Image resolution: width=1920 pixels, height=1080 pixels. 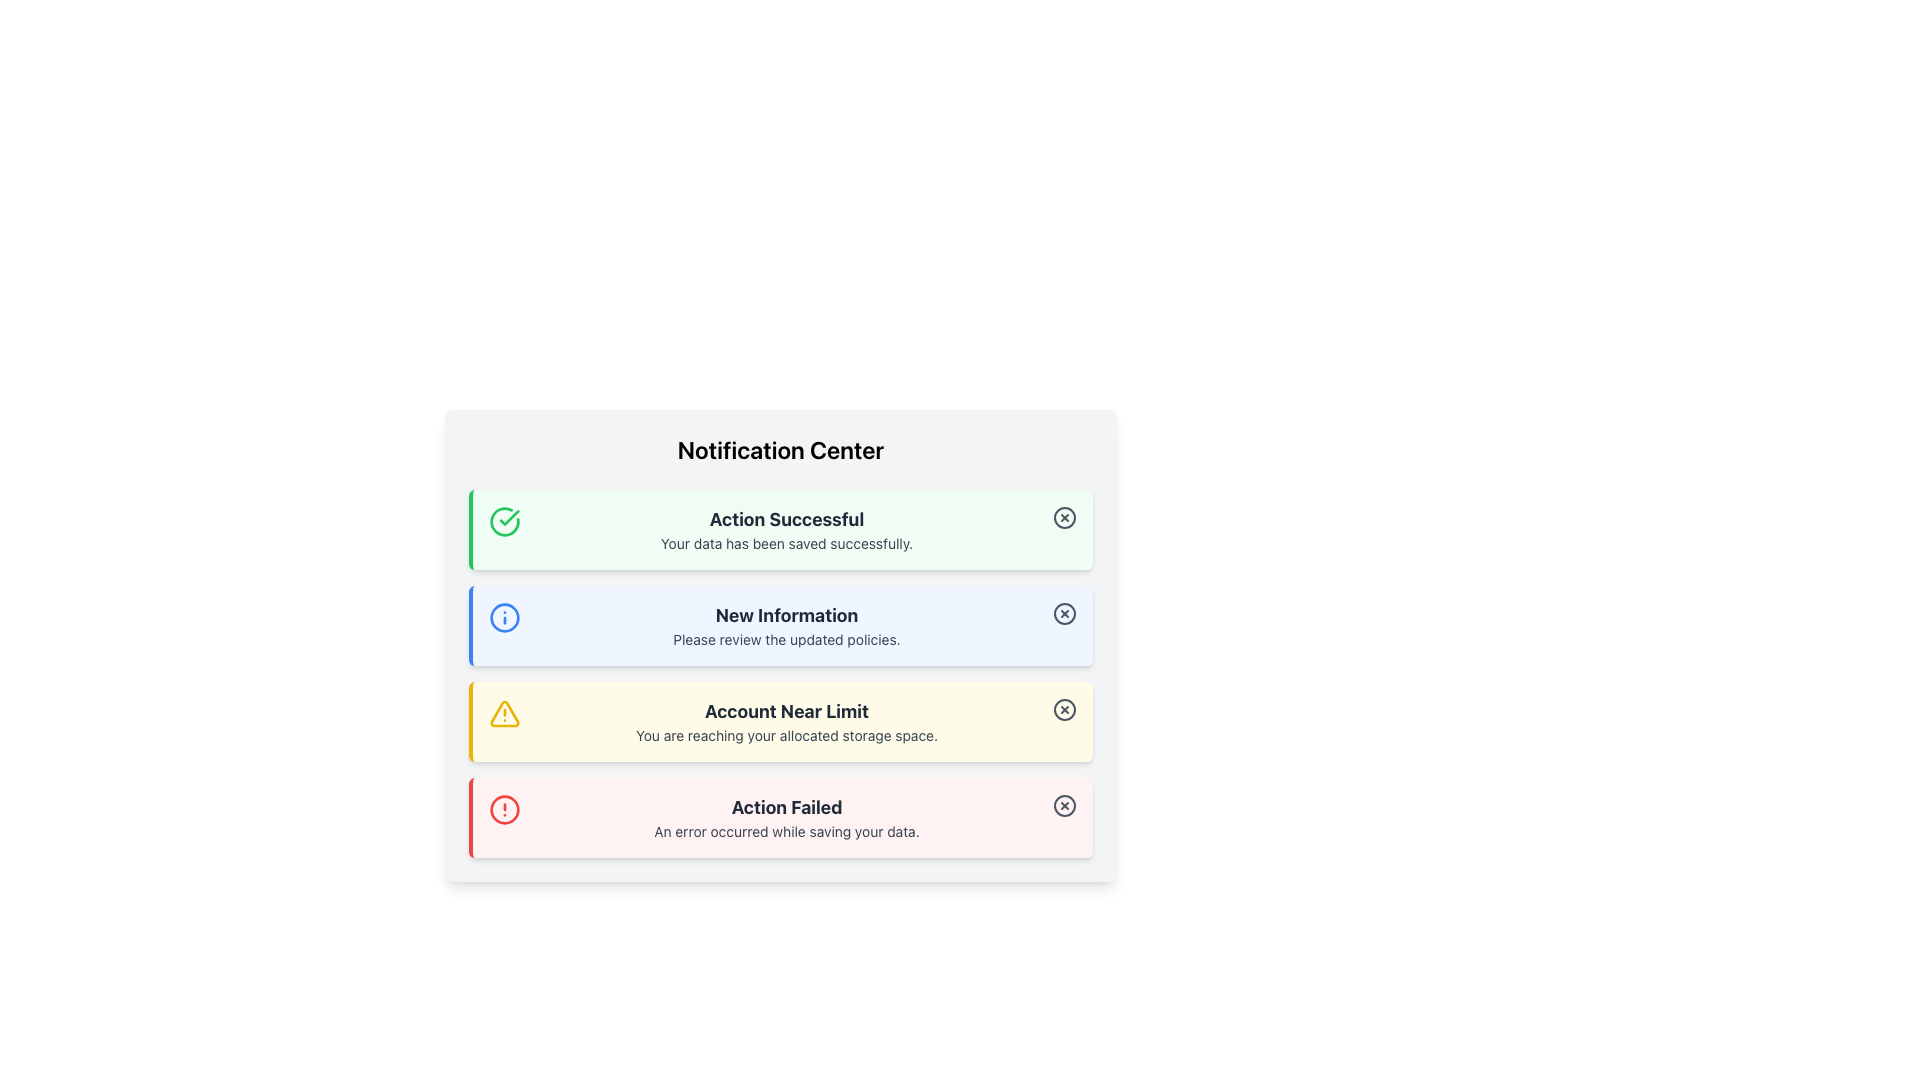 What do you see at coordinates (786, 519) in the screenshot?
I see `header text 'Action Successful.' which is a bold, large-sized dark-gray text located at the top of the notification card` at bounding box center [786, 519].